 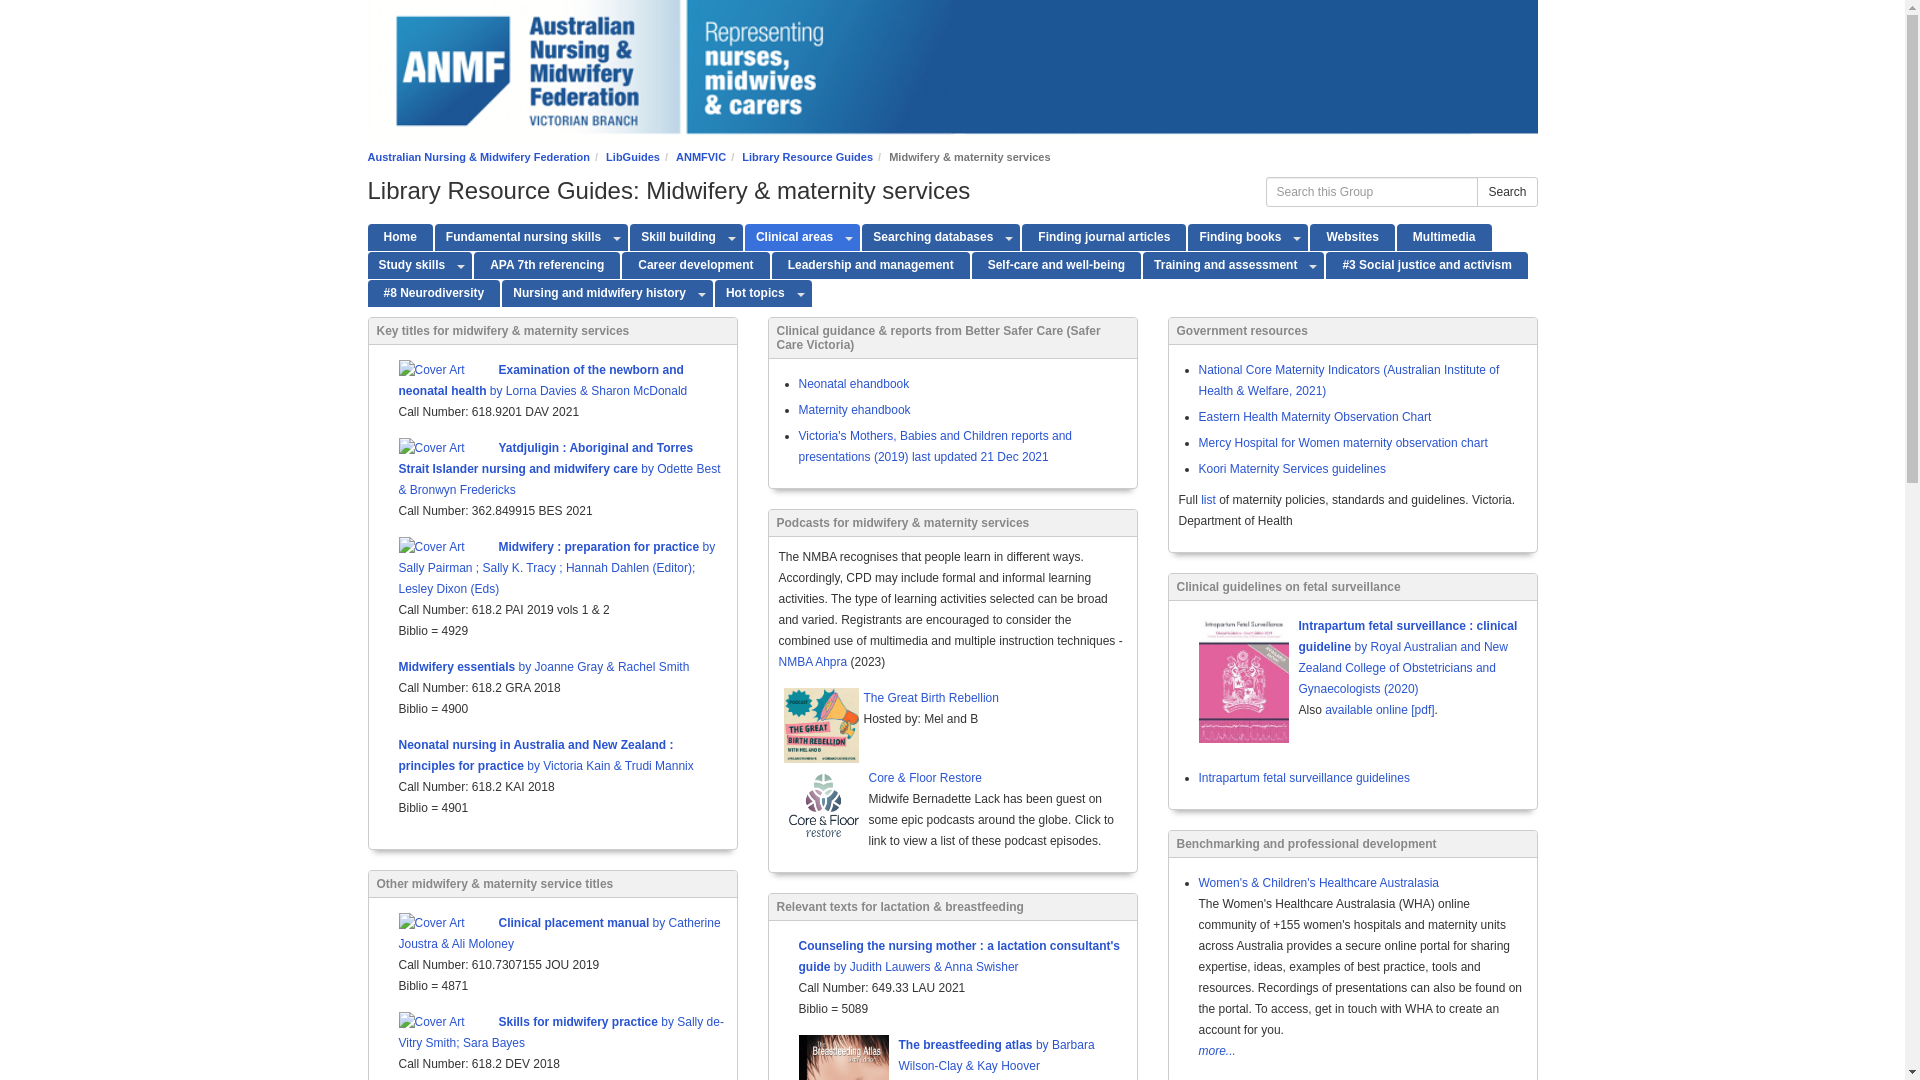 I want to click on 'Clinical placement manual by Catherine Joustra & Ali Moloney', so click(x=558, y=933).